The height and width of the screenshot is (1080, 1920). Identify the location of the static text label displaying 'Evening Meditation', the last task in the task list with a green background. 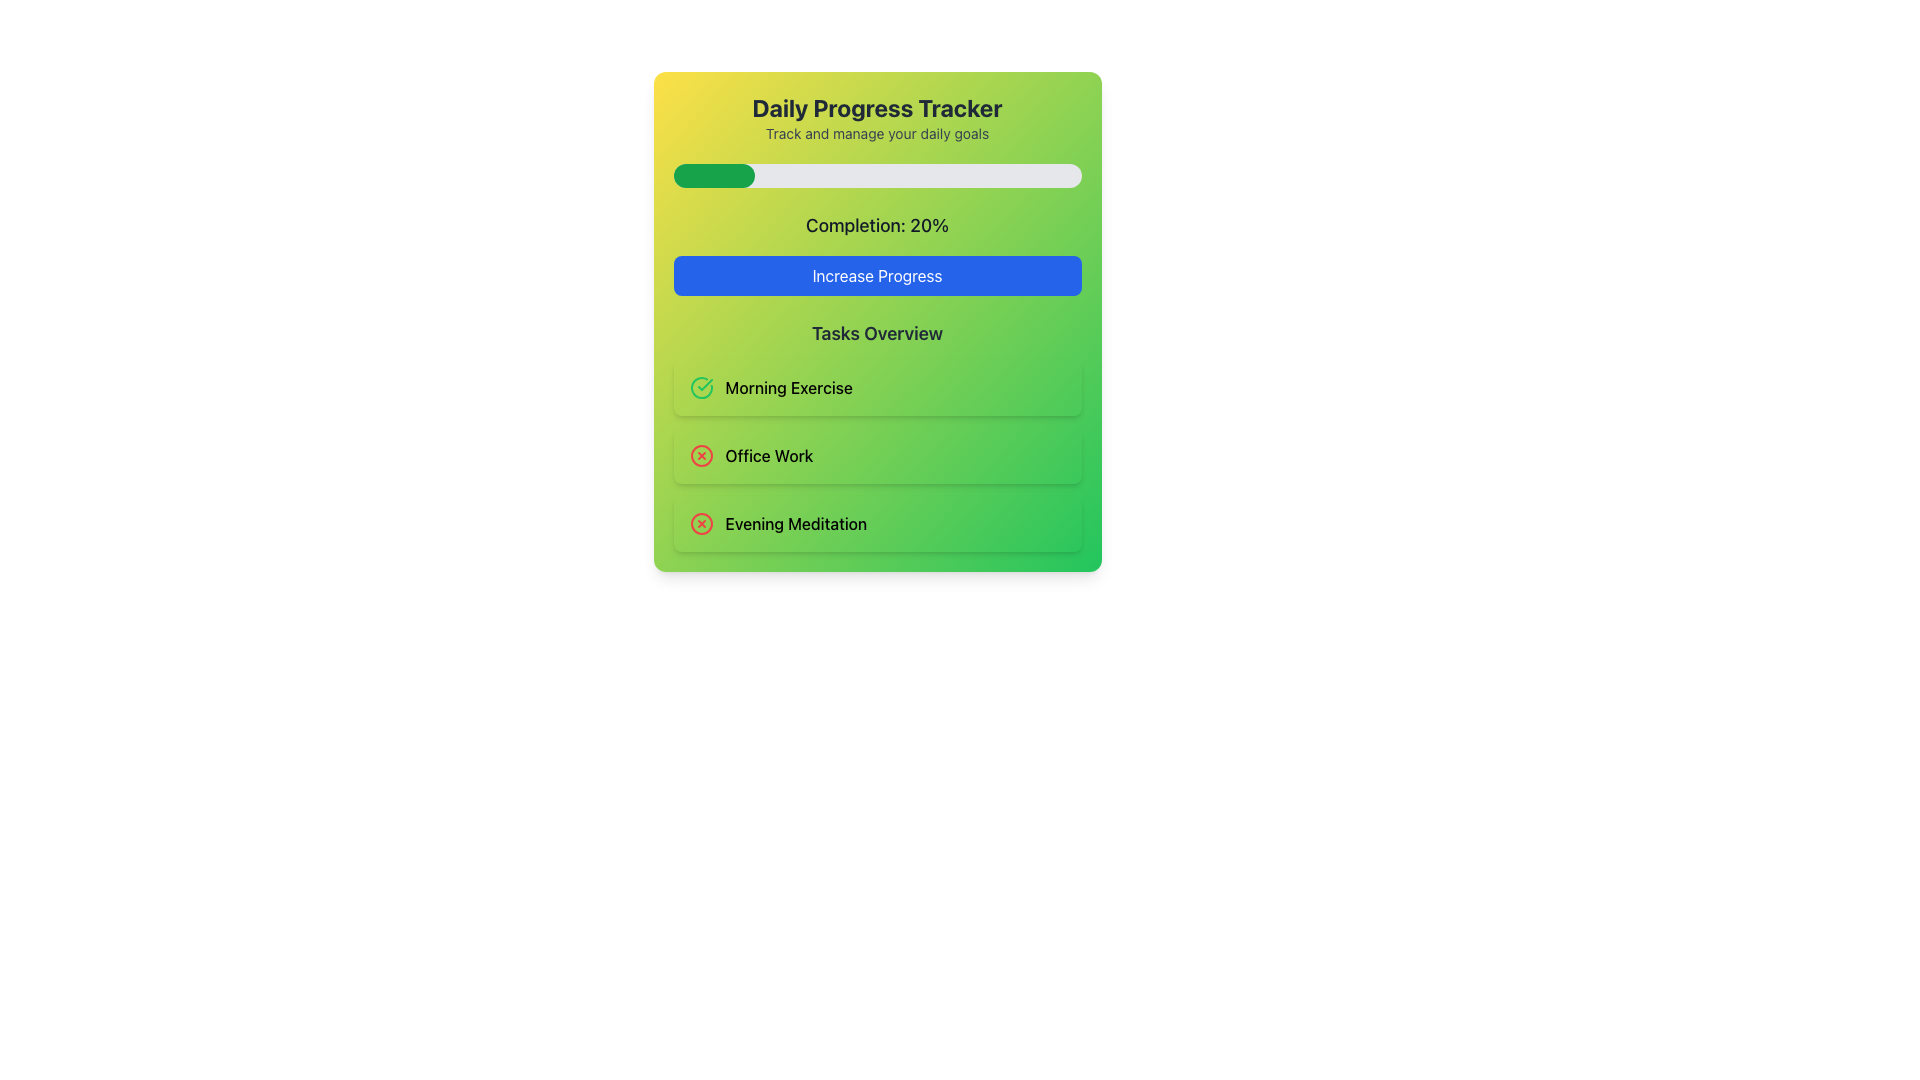
(795, 523).